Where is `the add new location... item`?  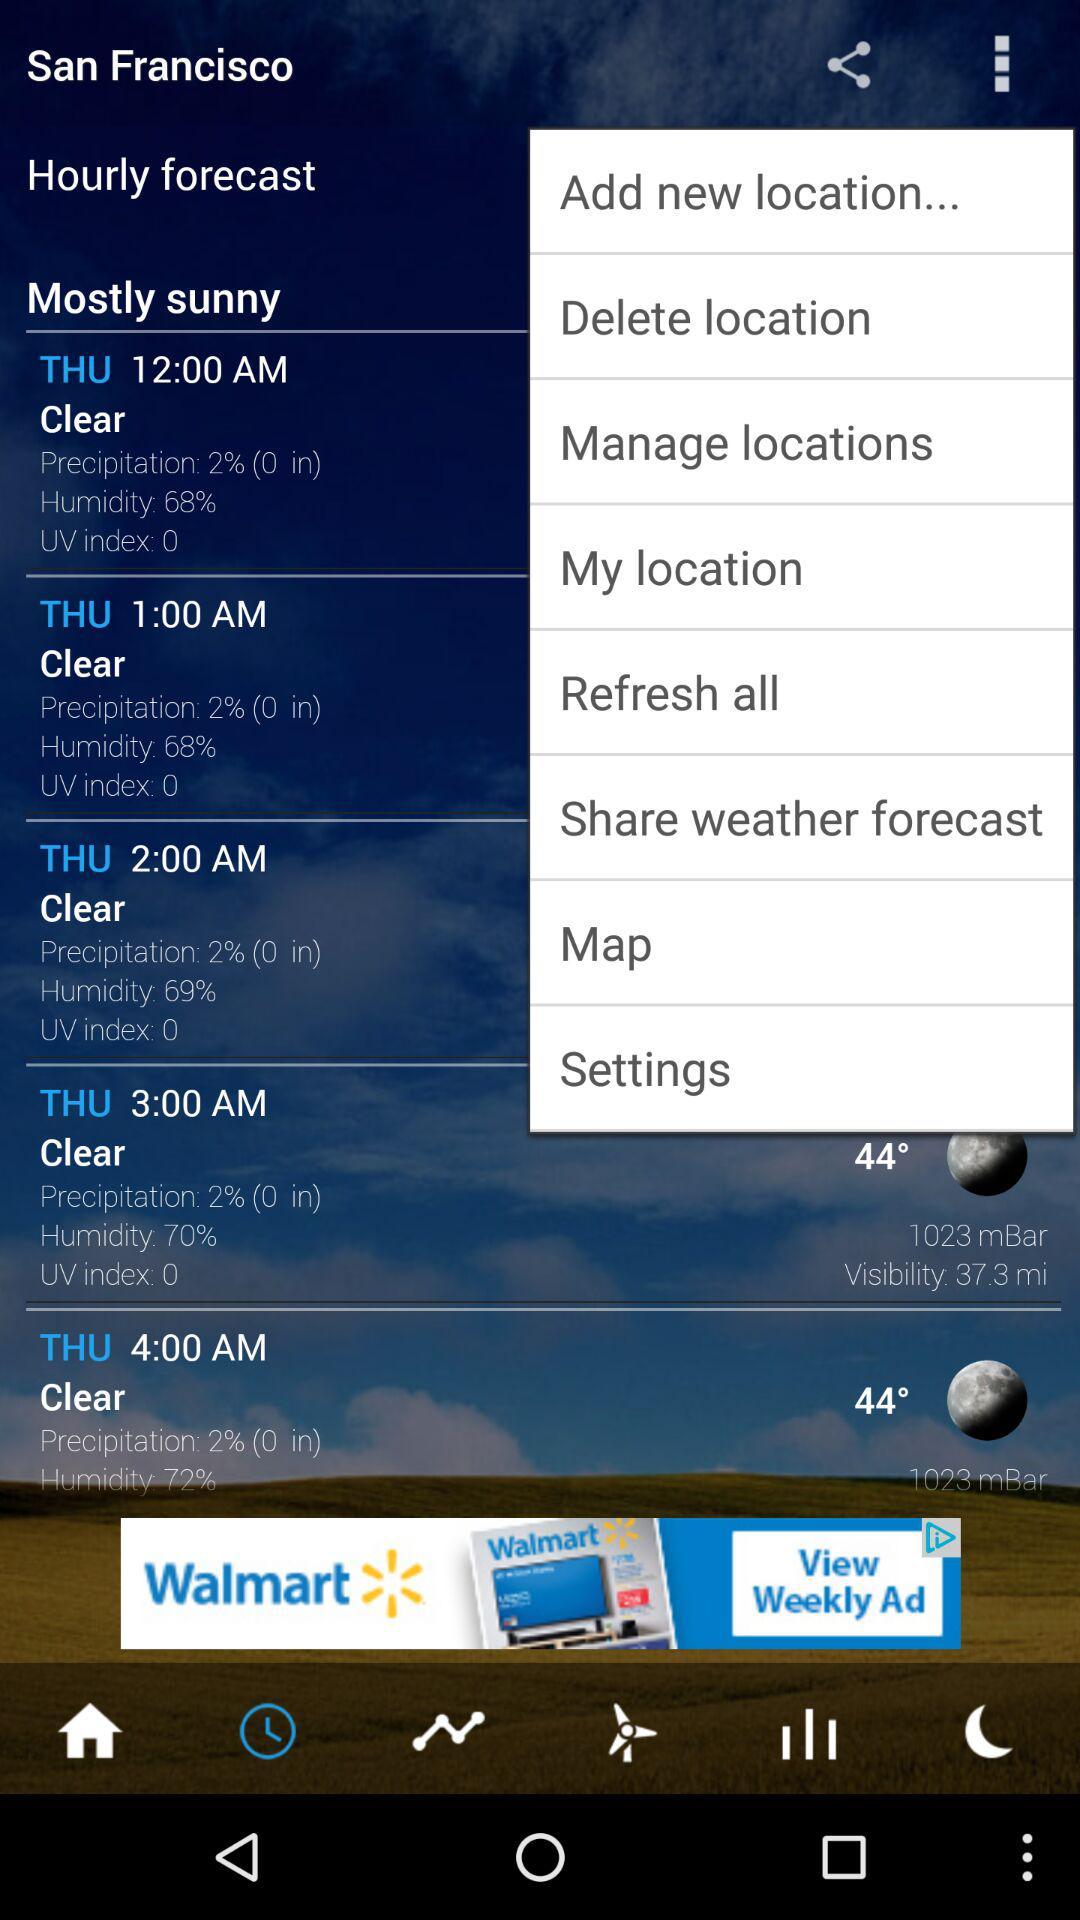
the add new location... item is located at coordinates (800, 190).